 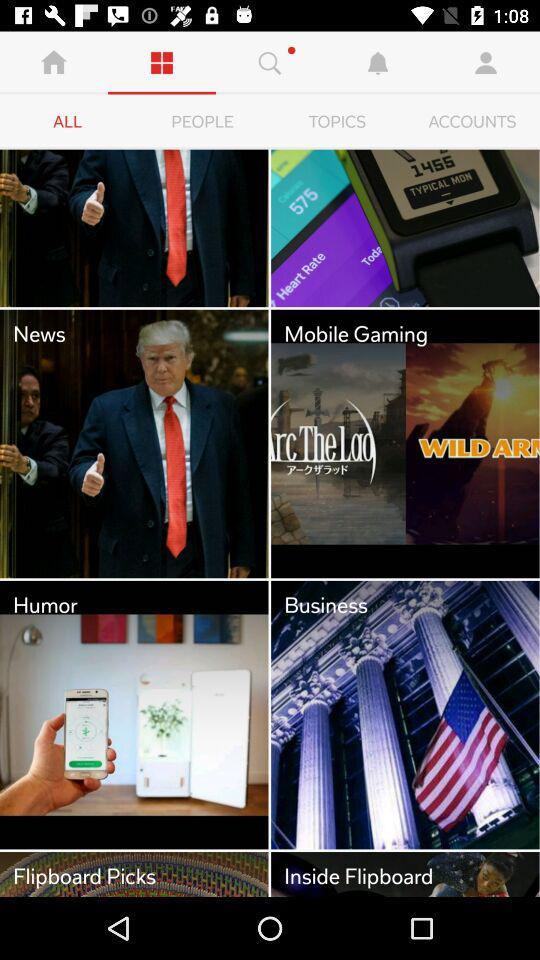 What do you see at coordinates (202, 121) in the screenshot?
I see `the icon to the right of the all item` at bounding box center [202, 121].